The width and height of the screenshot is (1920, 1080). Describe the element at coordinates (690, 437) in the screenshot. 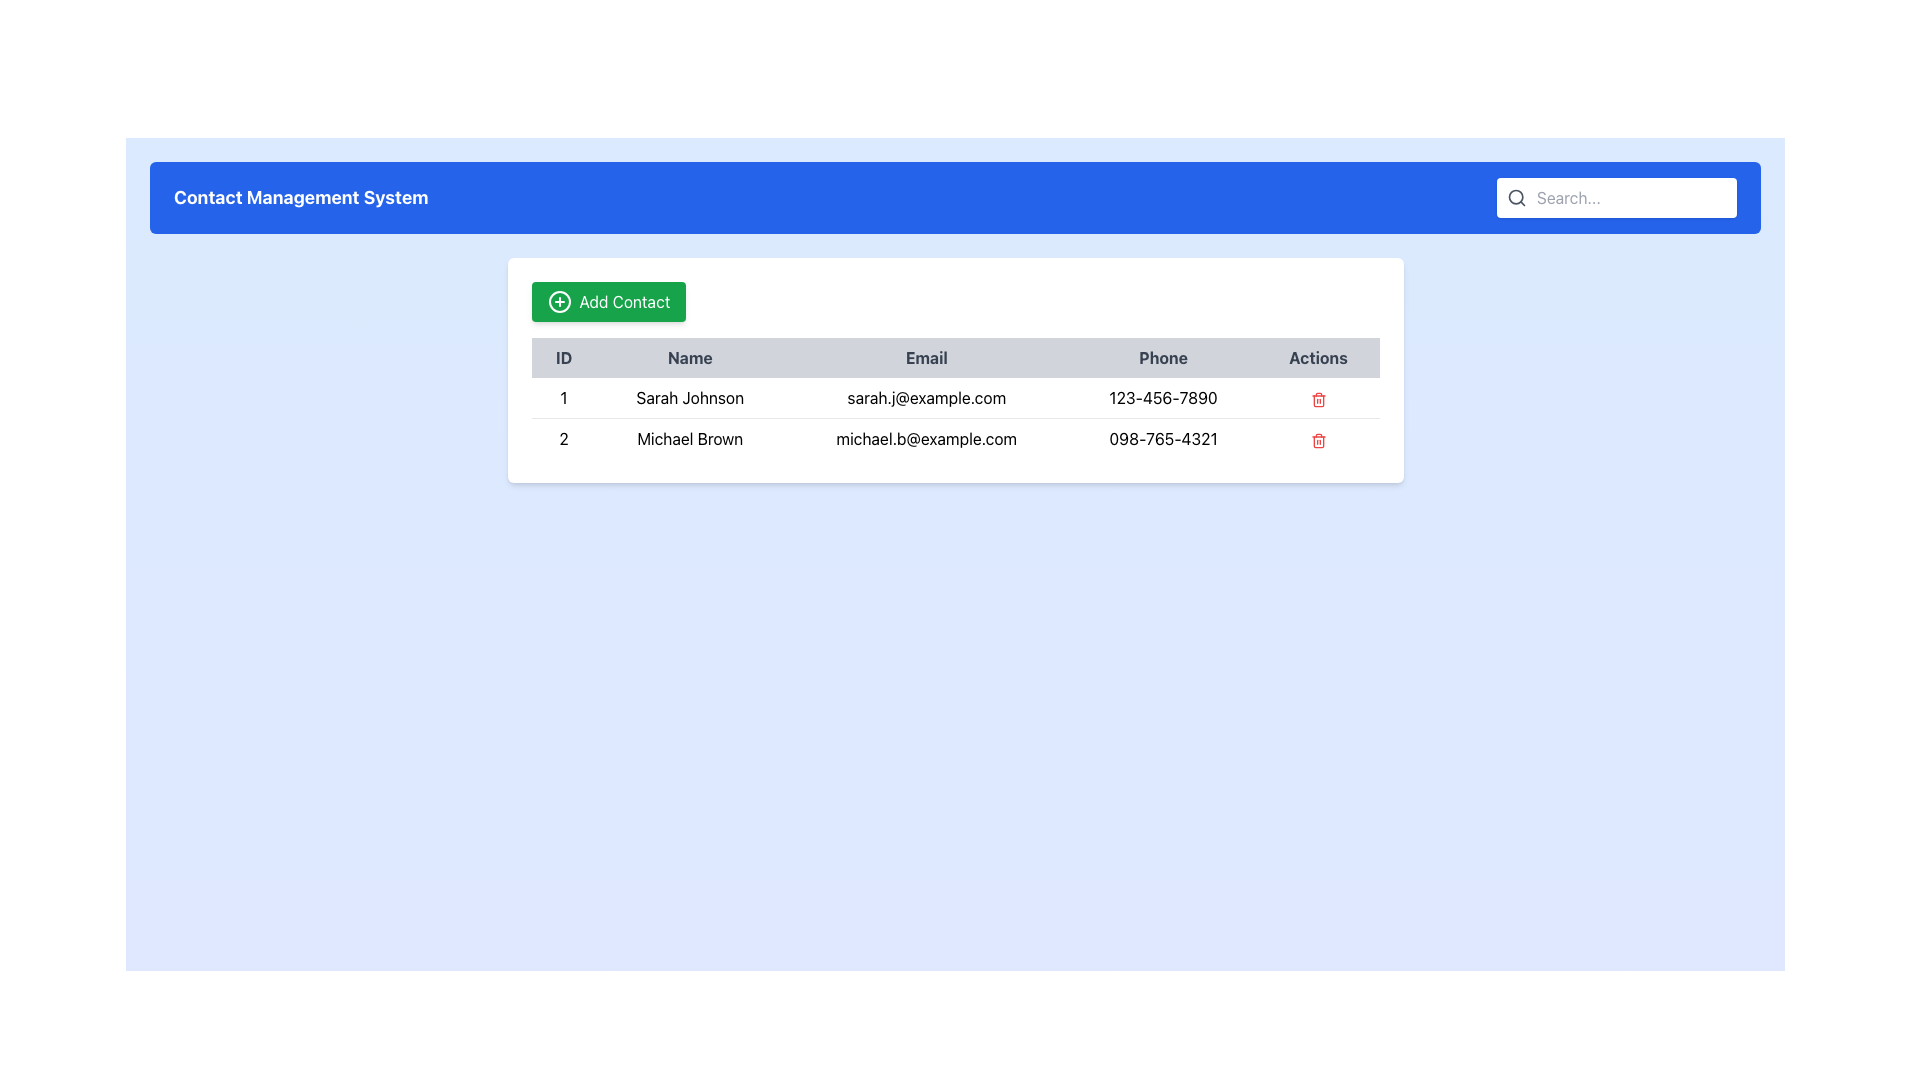

I see `the text display showing 'Michael Brown', located in the second row of the table under the 'Name' column` at that location.